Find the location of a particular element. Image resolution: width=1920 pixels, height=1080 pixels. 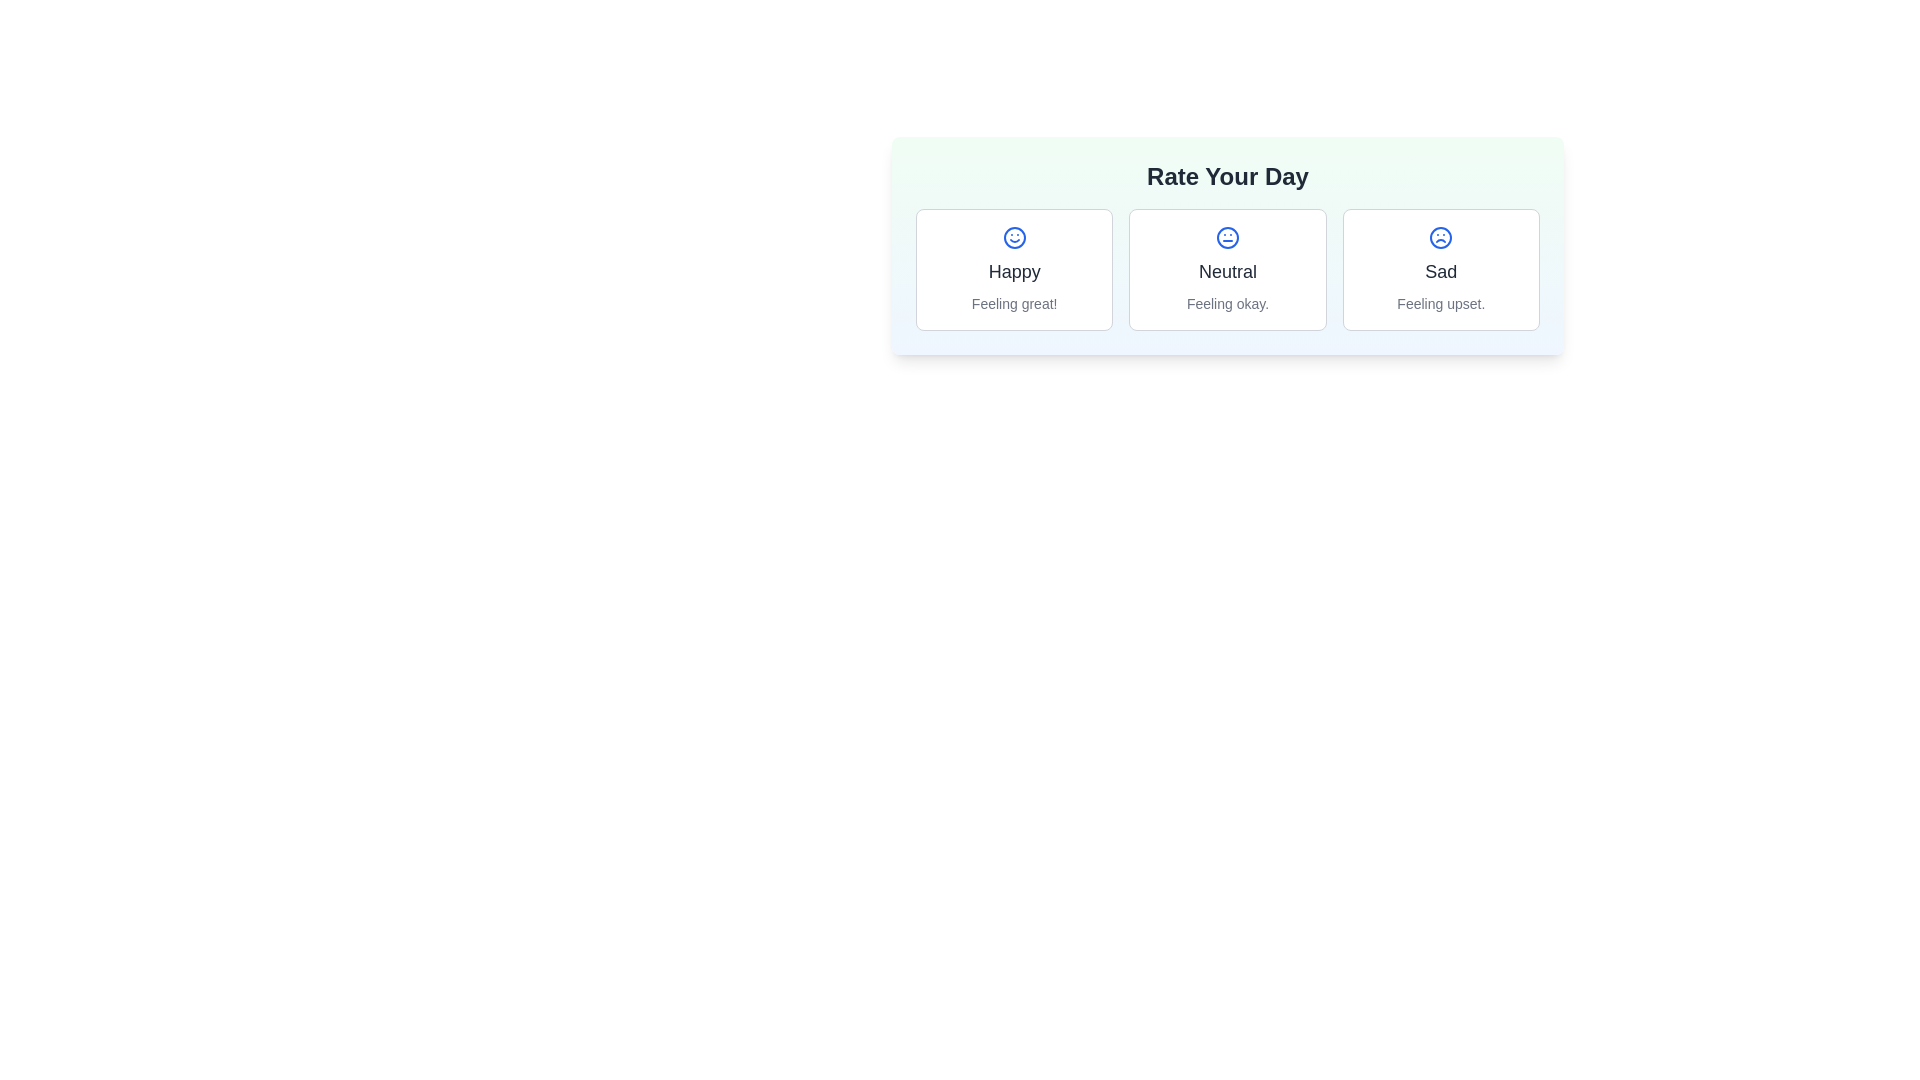

the central circular decorative graphical element, which is part of a frowning face symbol in the 'Rate Your Day' section is located at coordinates (1441, 237).